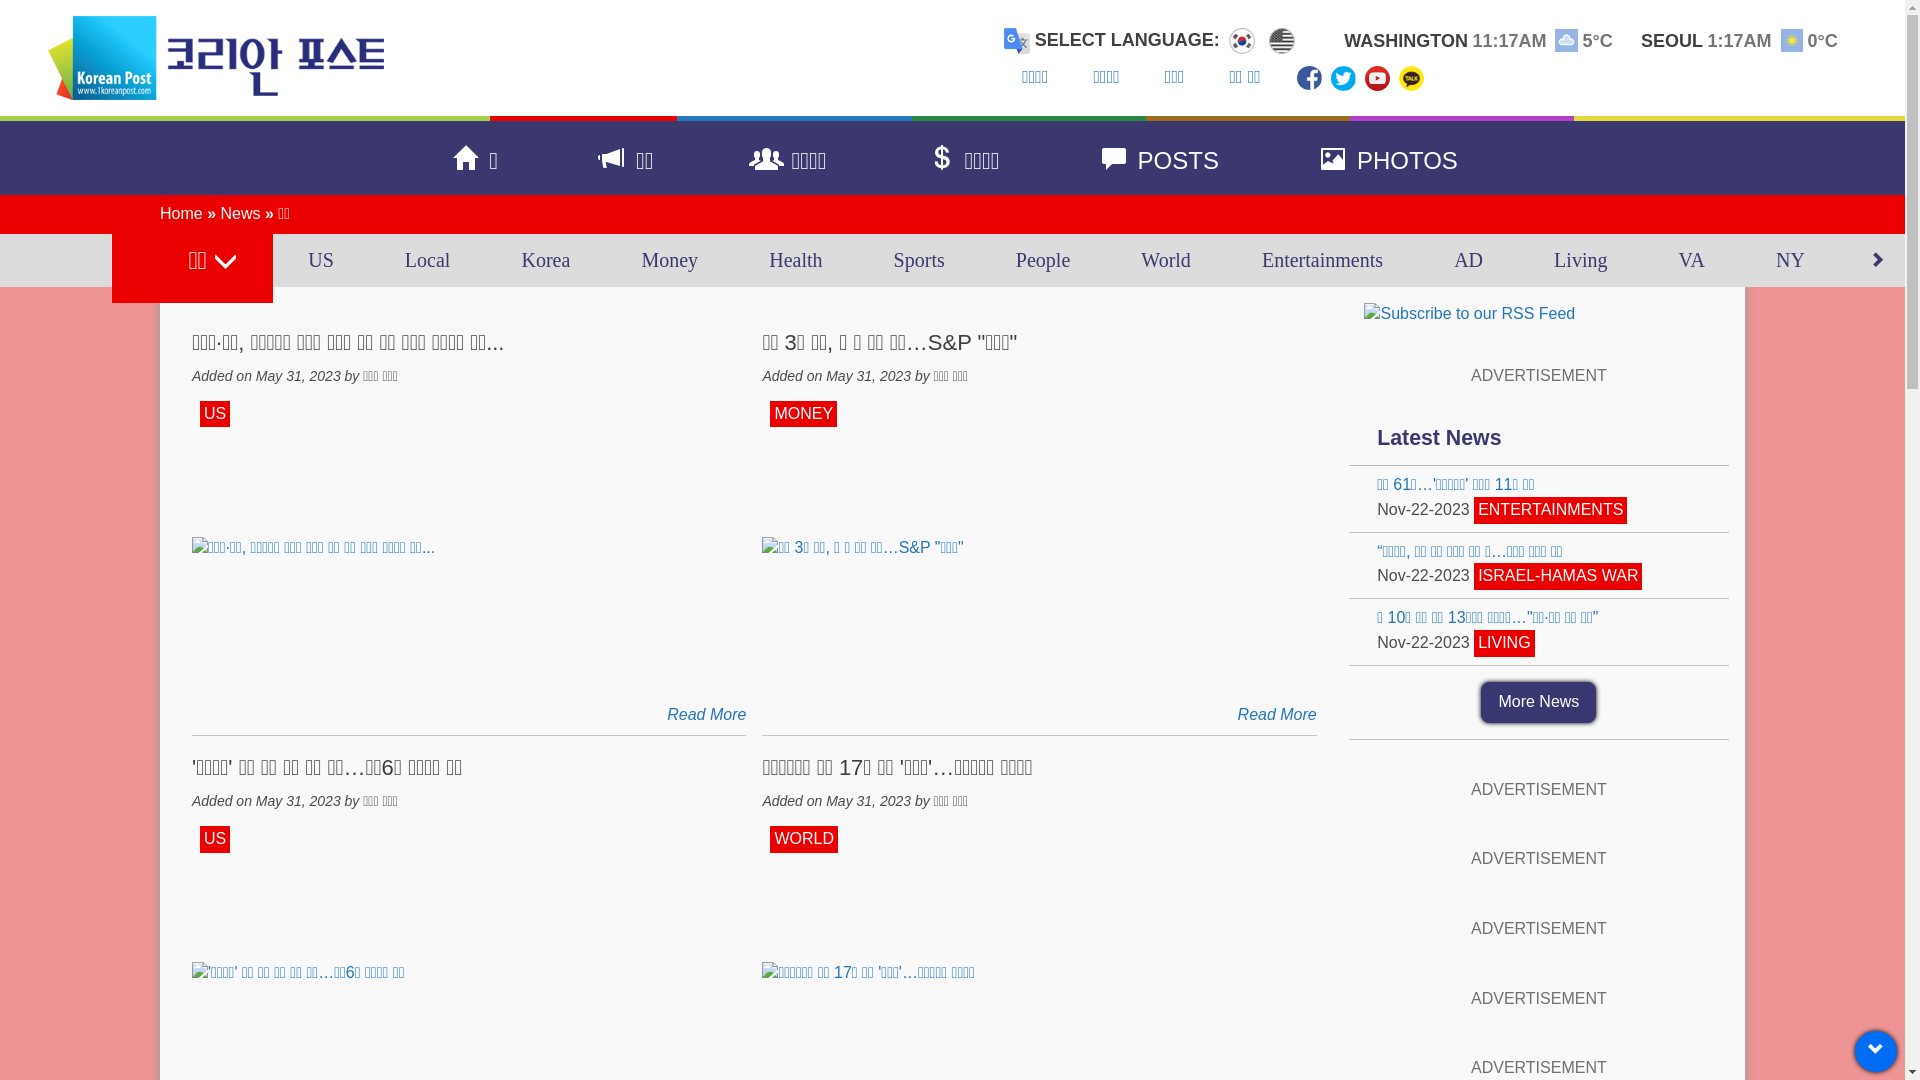  Describe the element at coordinates (1557, 576) in the screenshot. I see `'ISRAEL-HAMAS WAR'` at that location.